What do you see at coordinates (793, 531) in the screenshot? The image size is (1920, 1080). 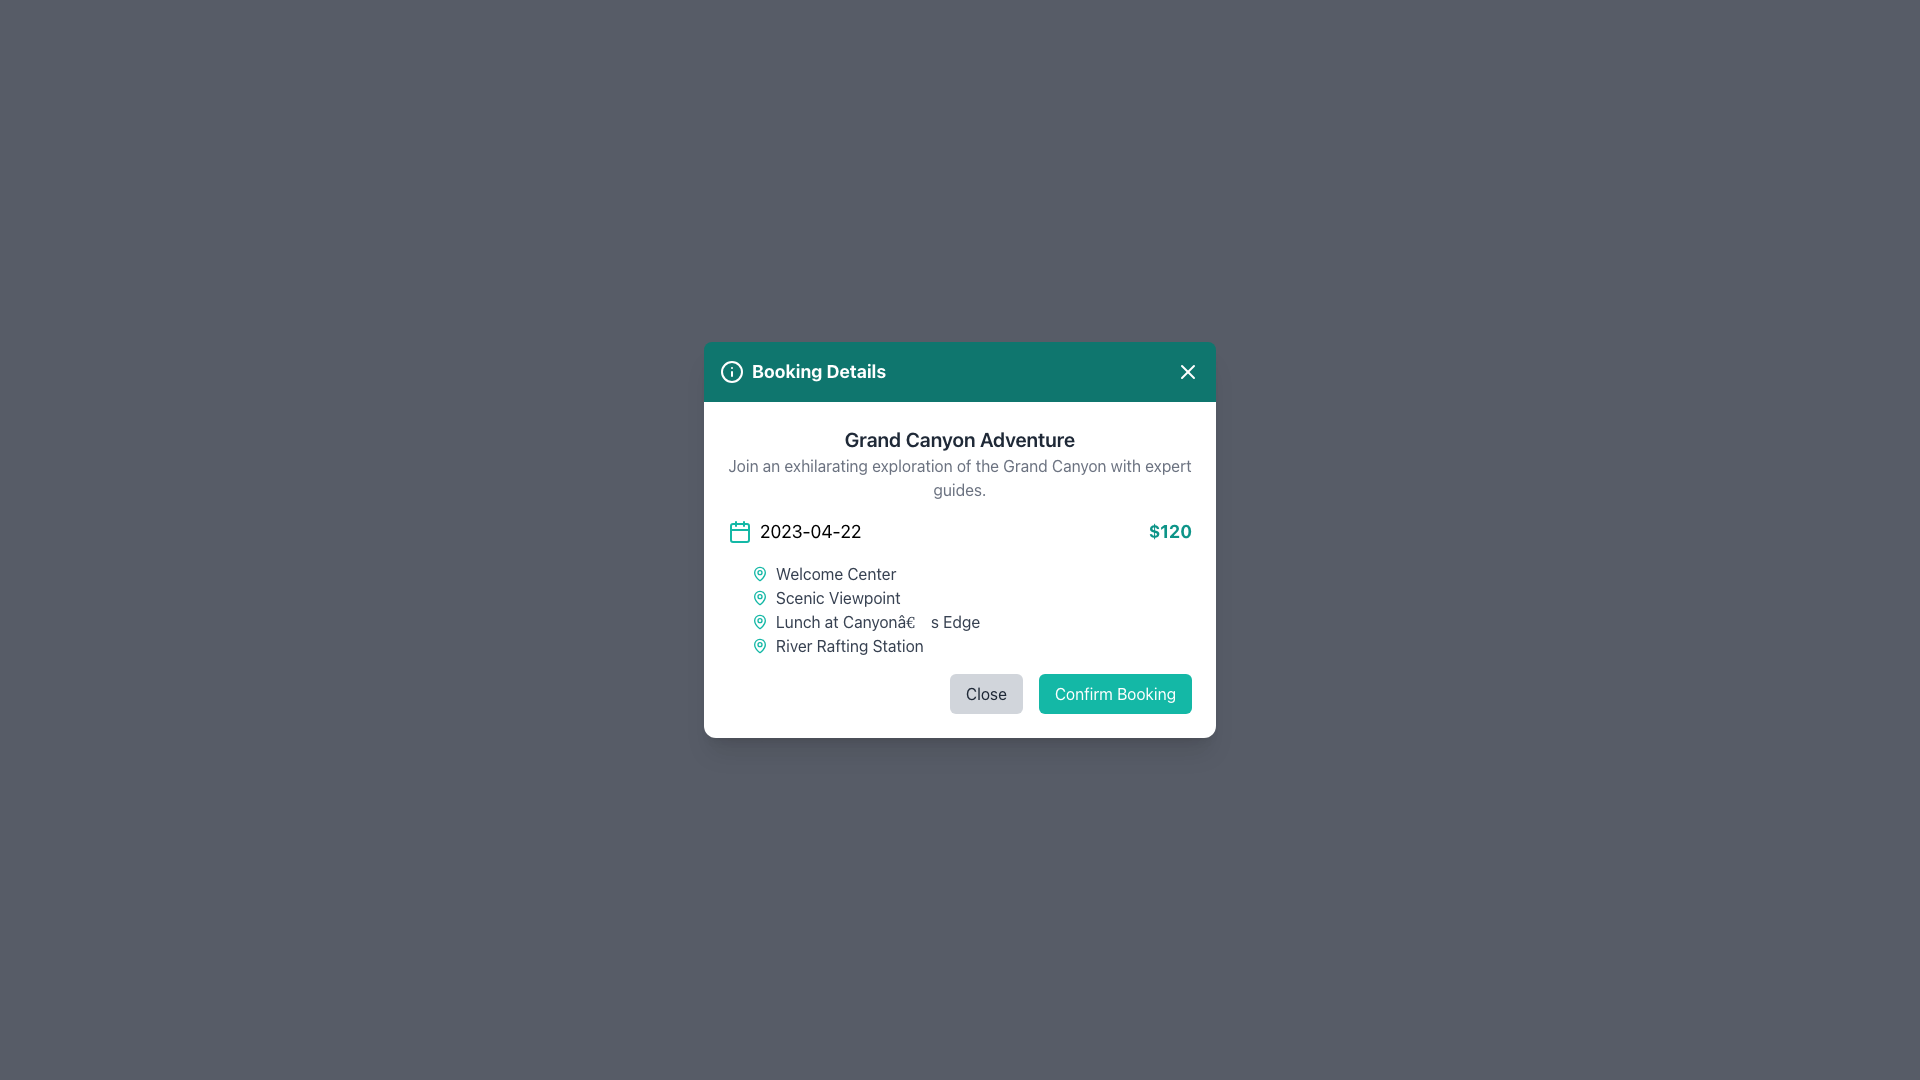 I see `date information from the Text with Icon displaying '2023-04-22' next to a teal outlined calendar icon, located near the top-left section of the dialog box under 'Grand Canyon Adventure'` at bounding box center [793, 531].